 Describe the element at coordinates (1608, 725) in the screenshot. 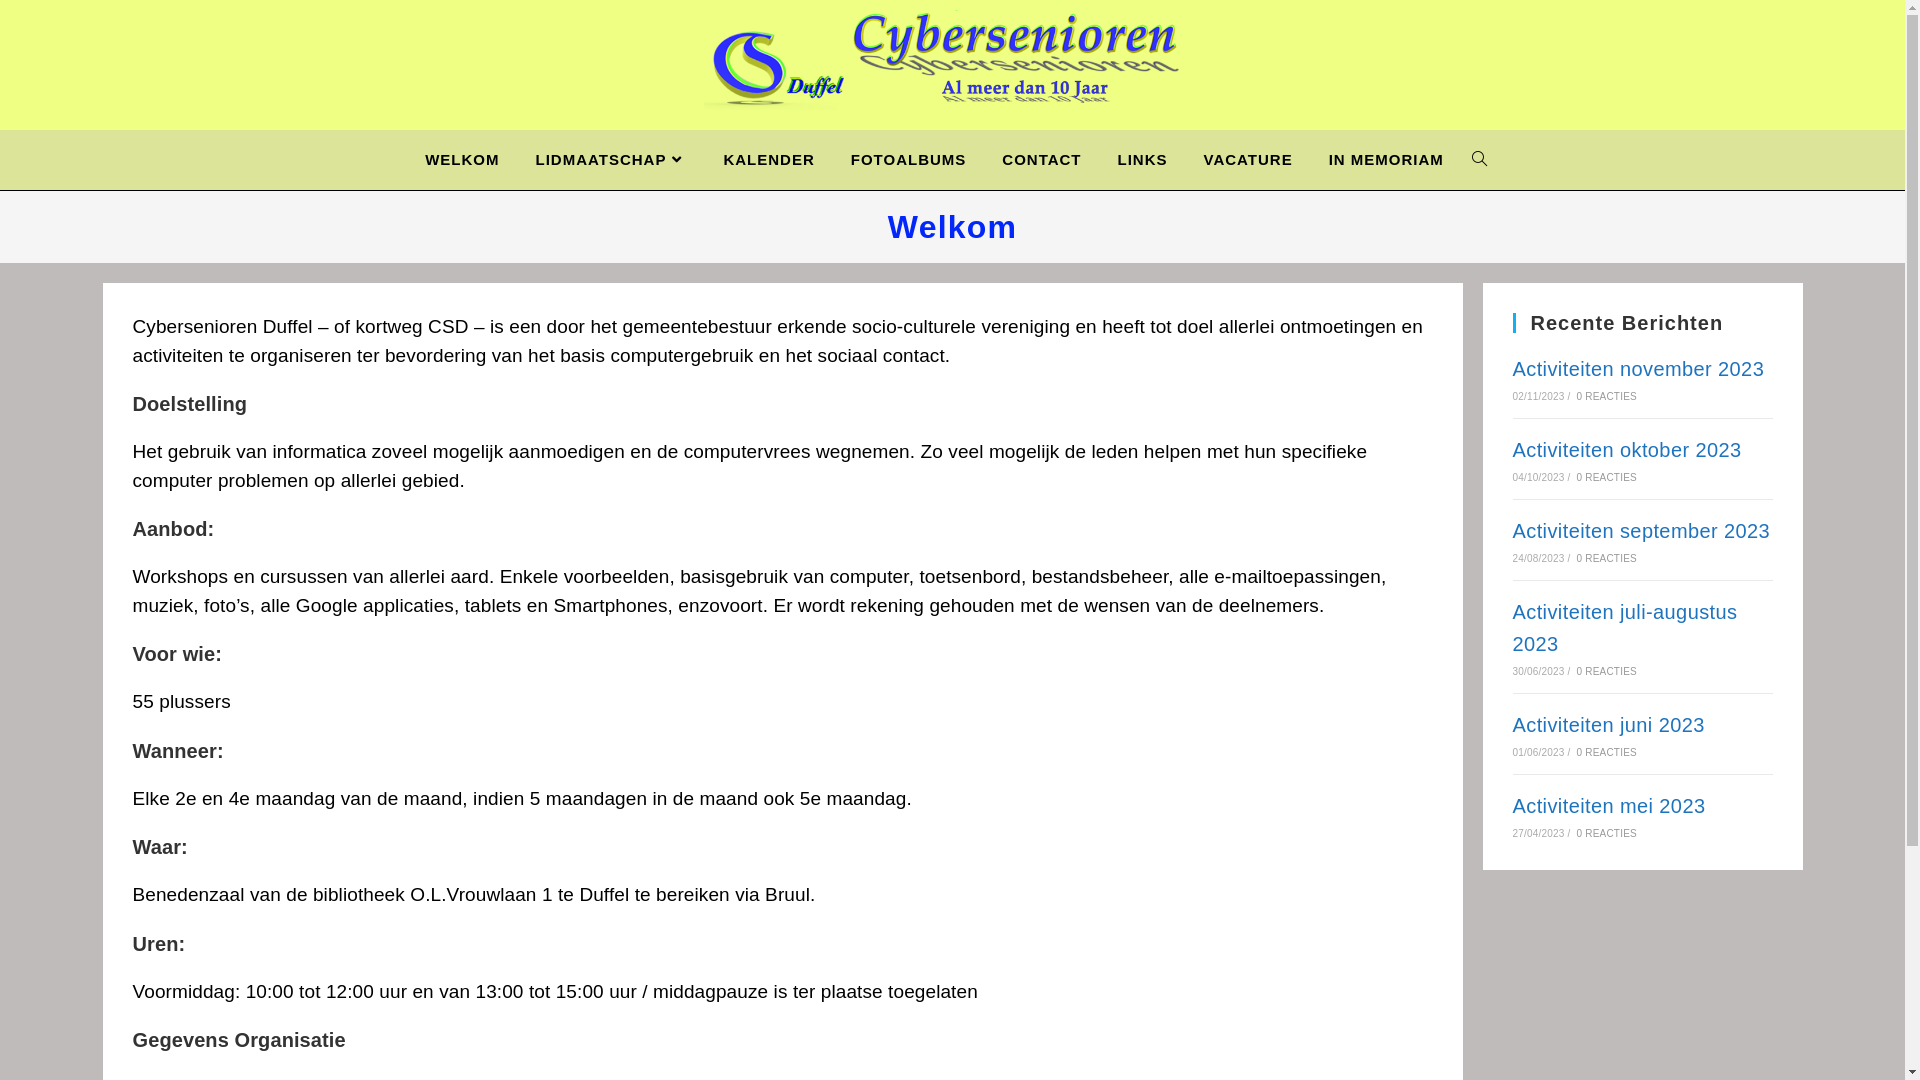

I see `'Activiteiten juni 2023'` at that location.